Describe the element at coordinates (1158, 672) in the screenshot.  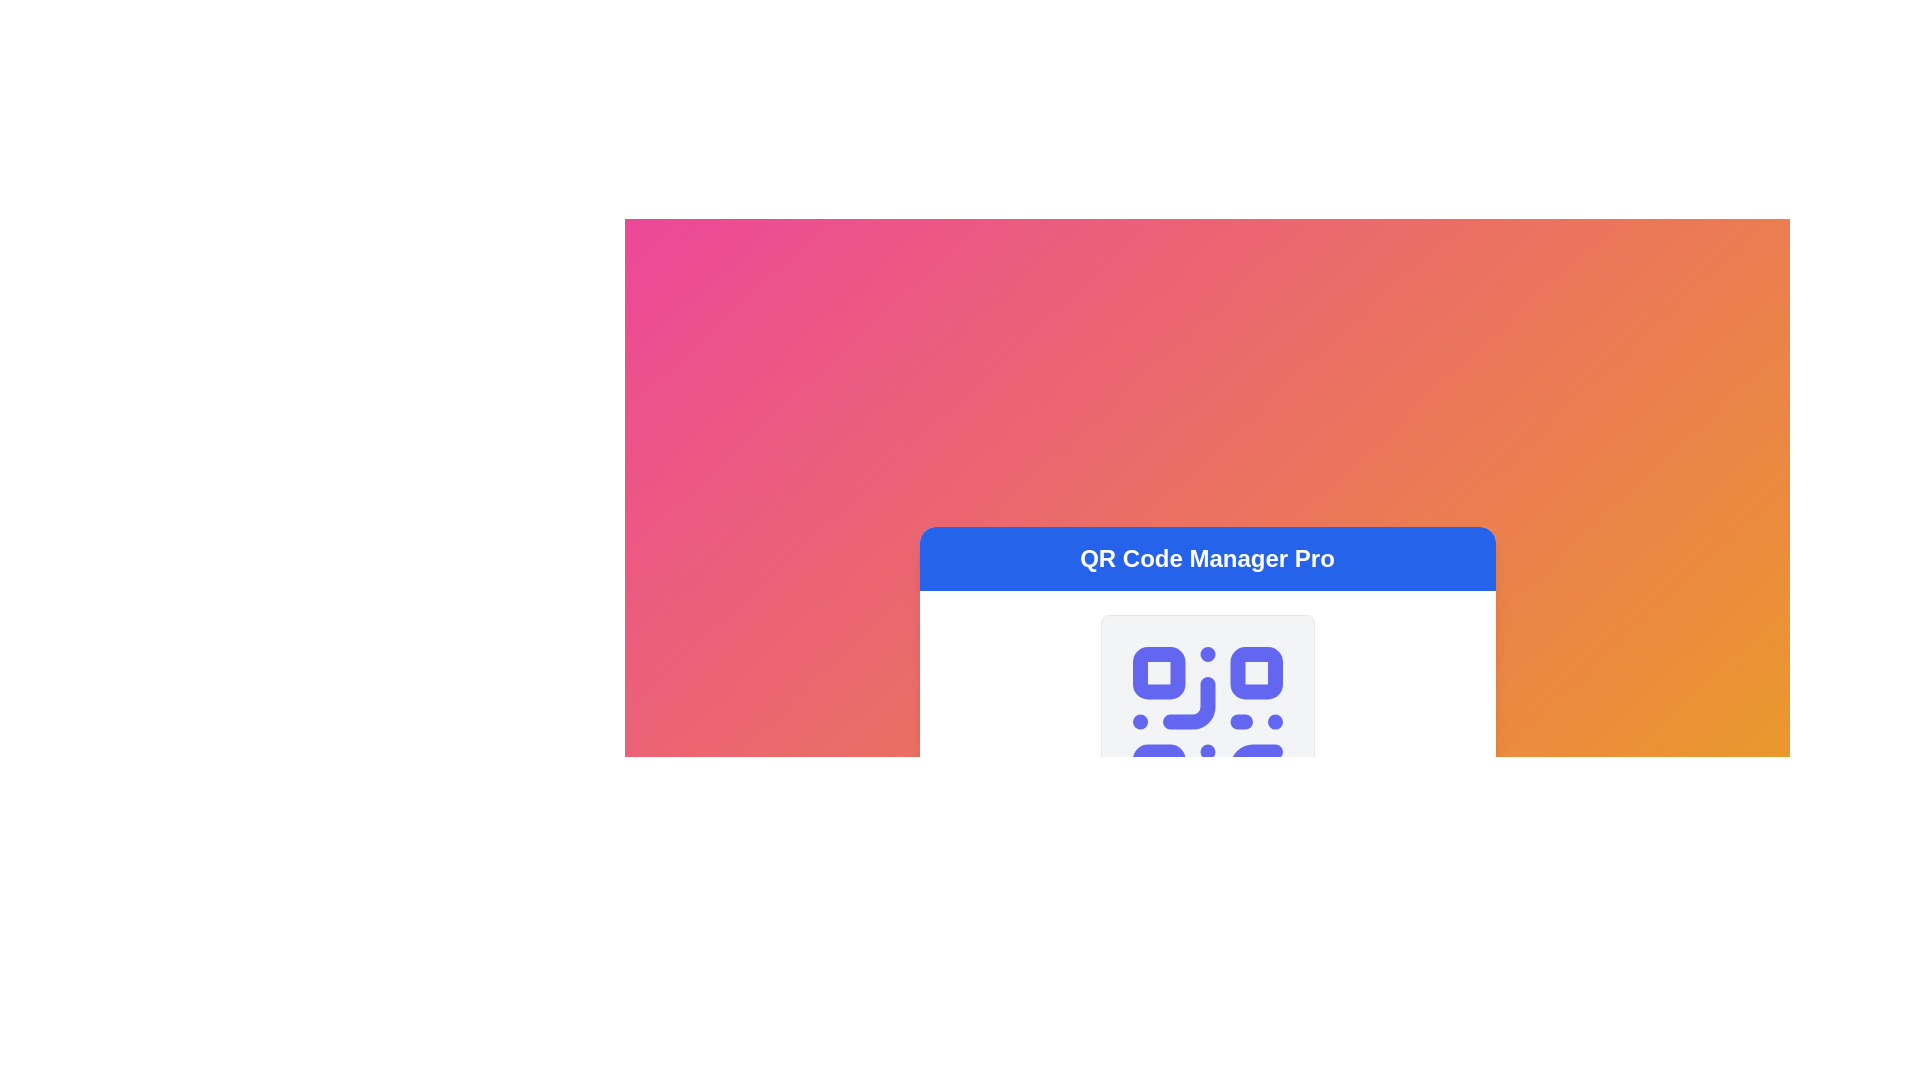
I see `the small square located at the top-left corner of the QR code-like structure with rounded corners` at that location.